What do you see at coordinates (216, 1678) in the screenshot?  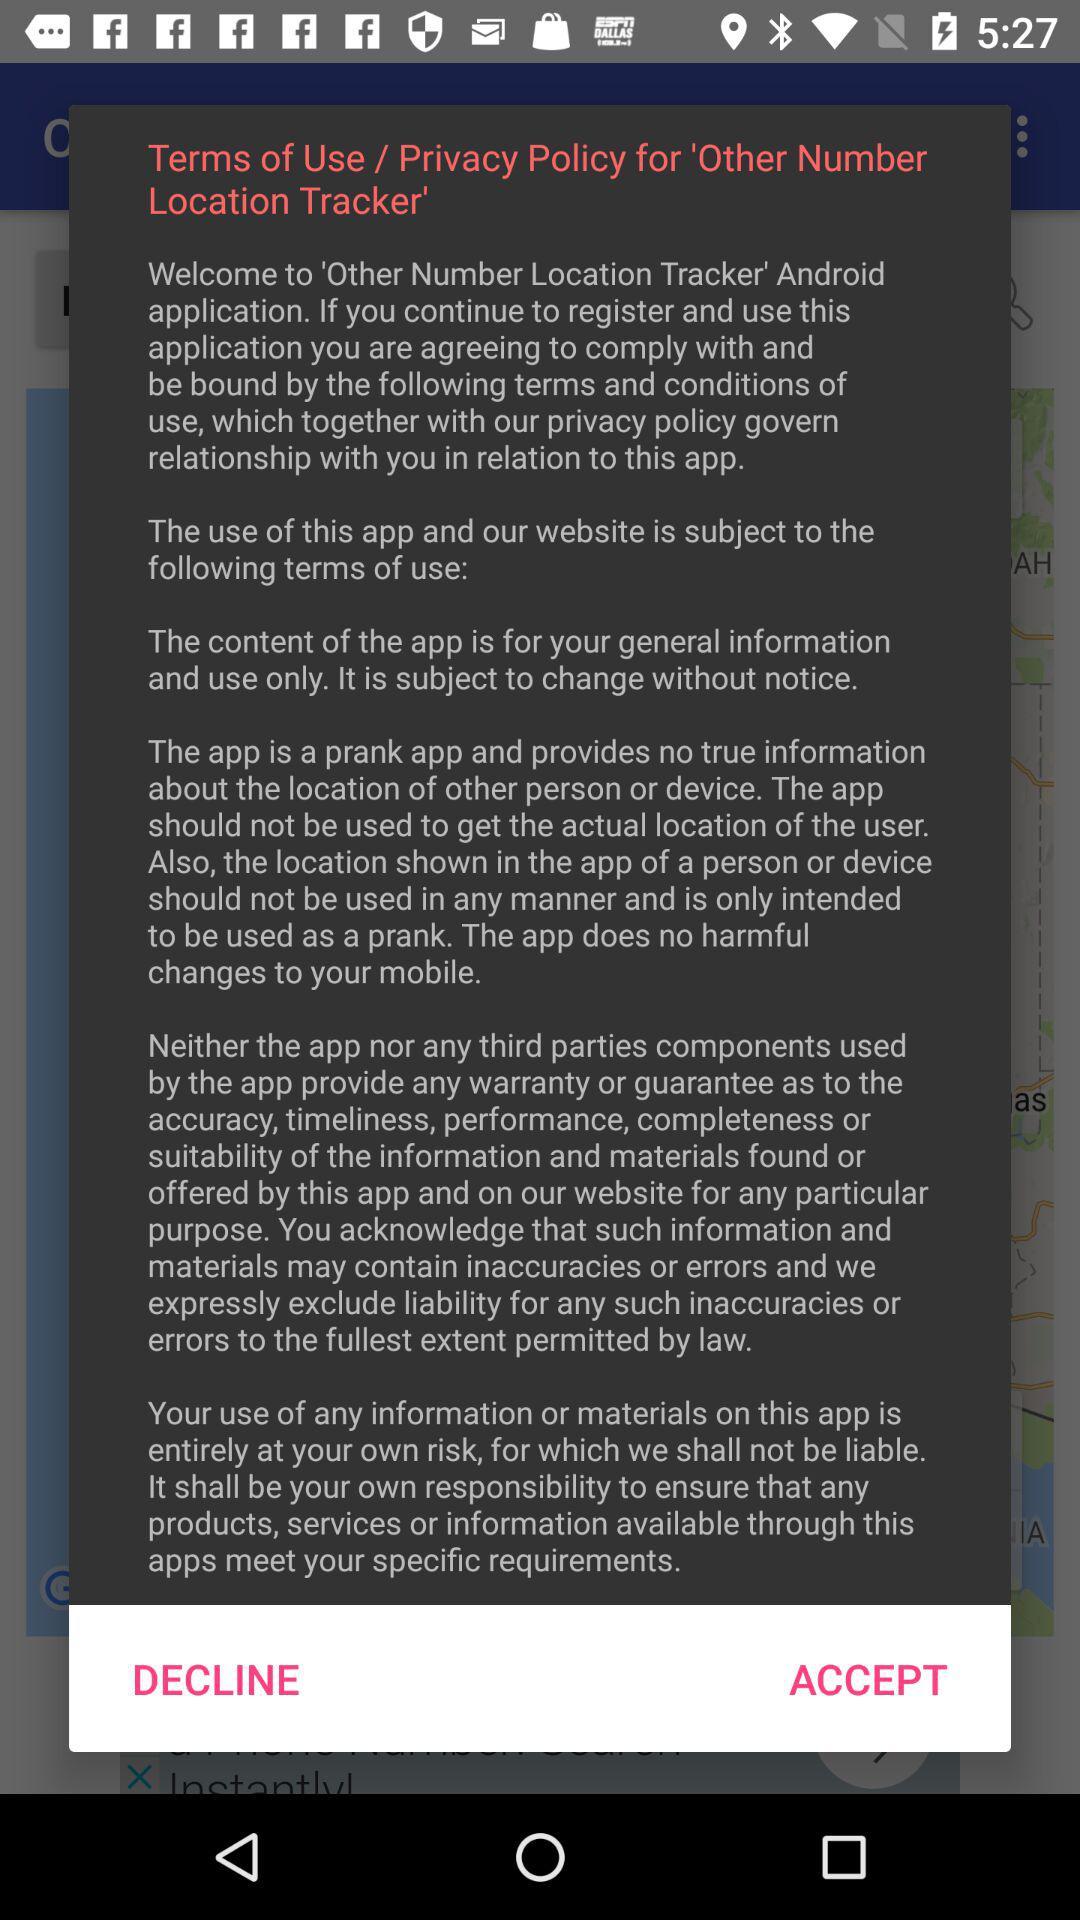 I see `decline` at bounding box center [216, 1678].